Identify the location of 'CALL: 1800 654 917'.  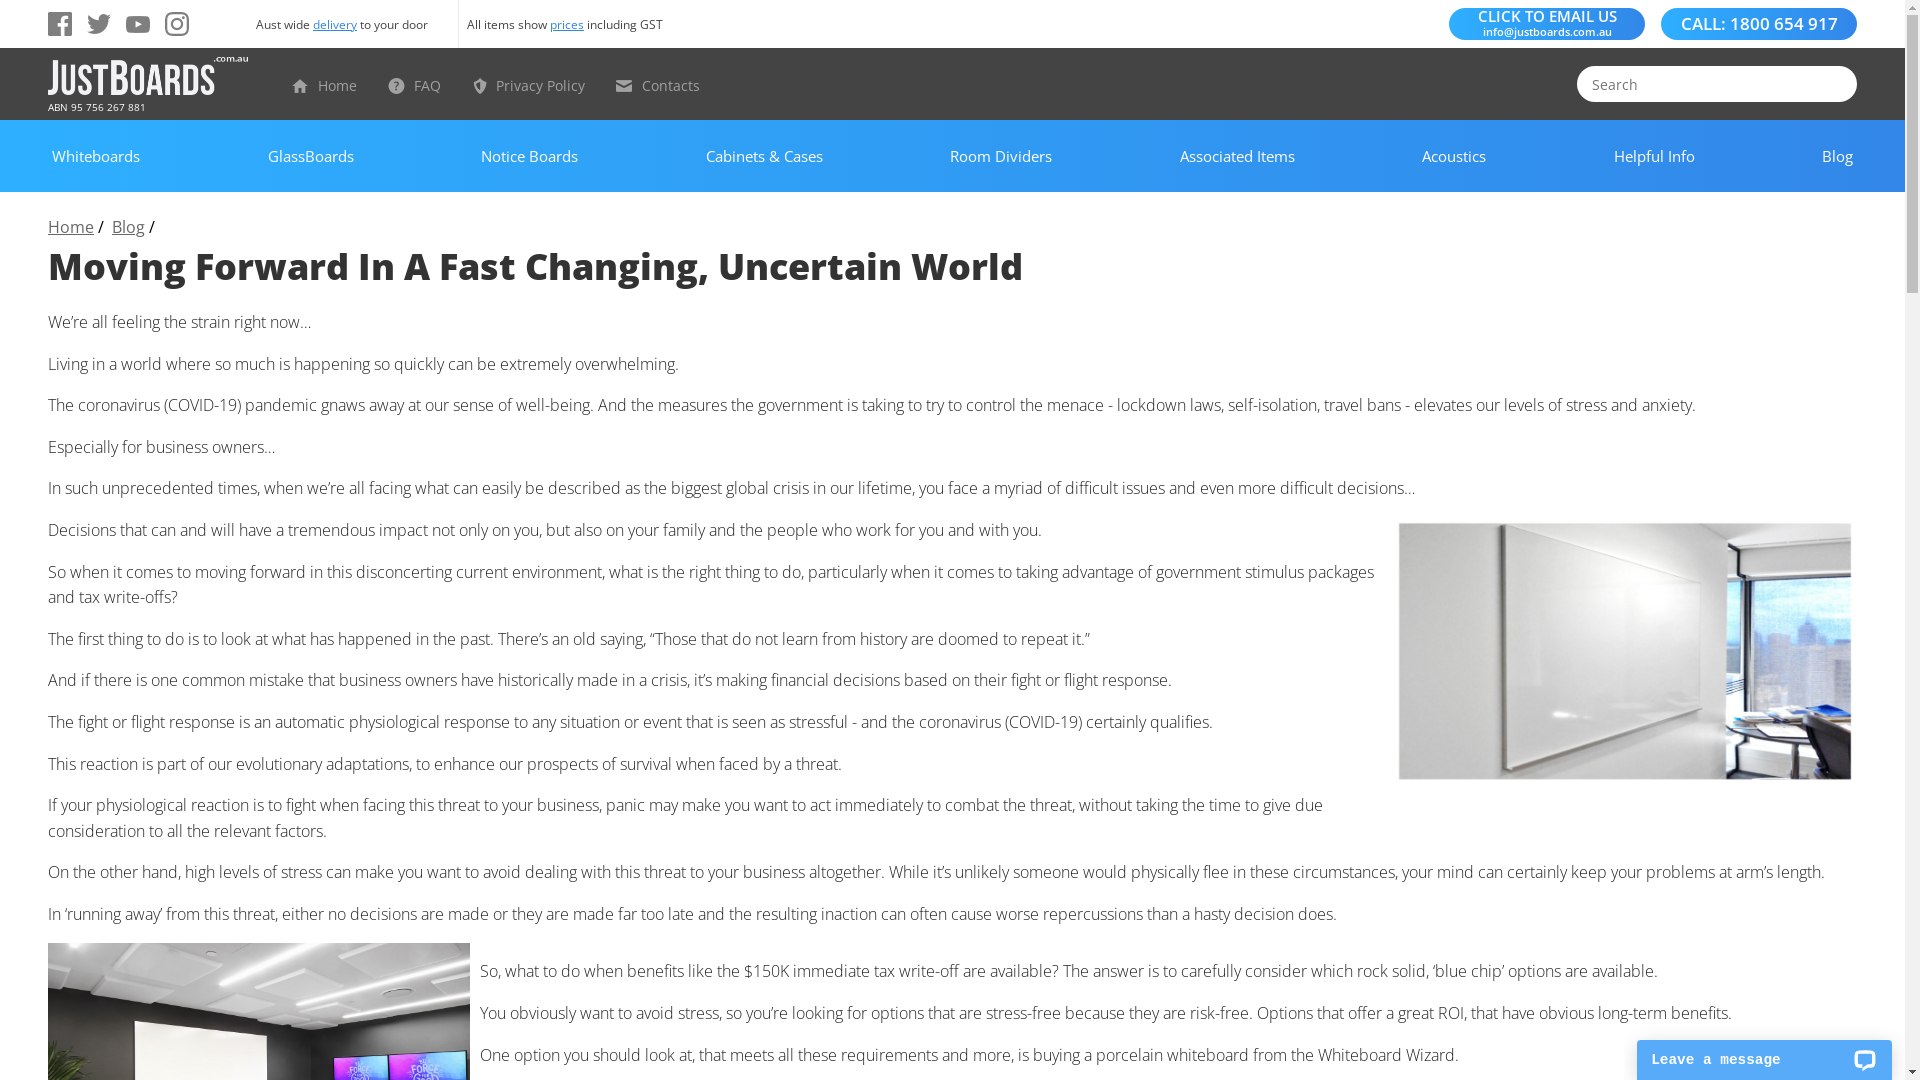
(1757, 23).